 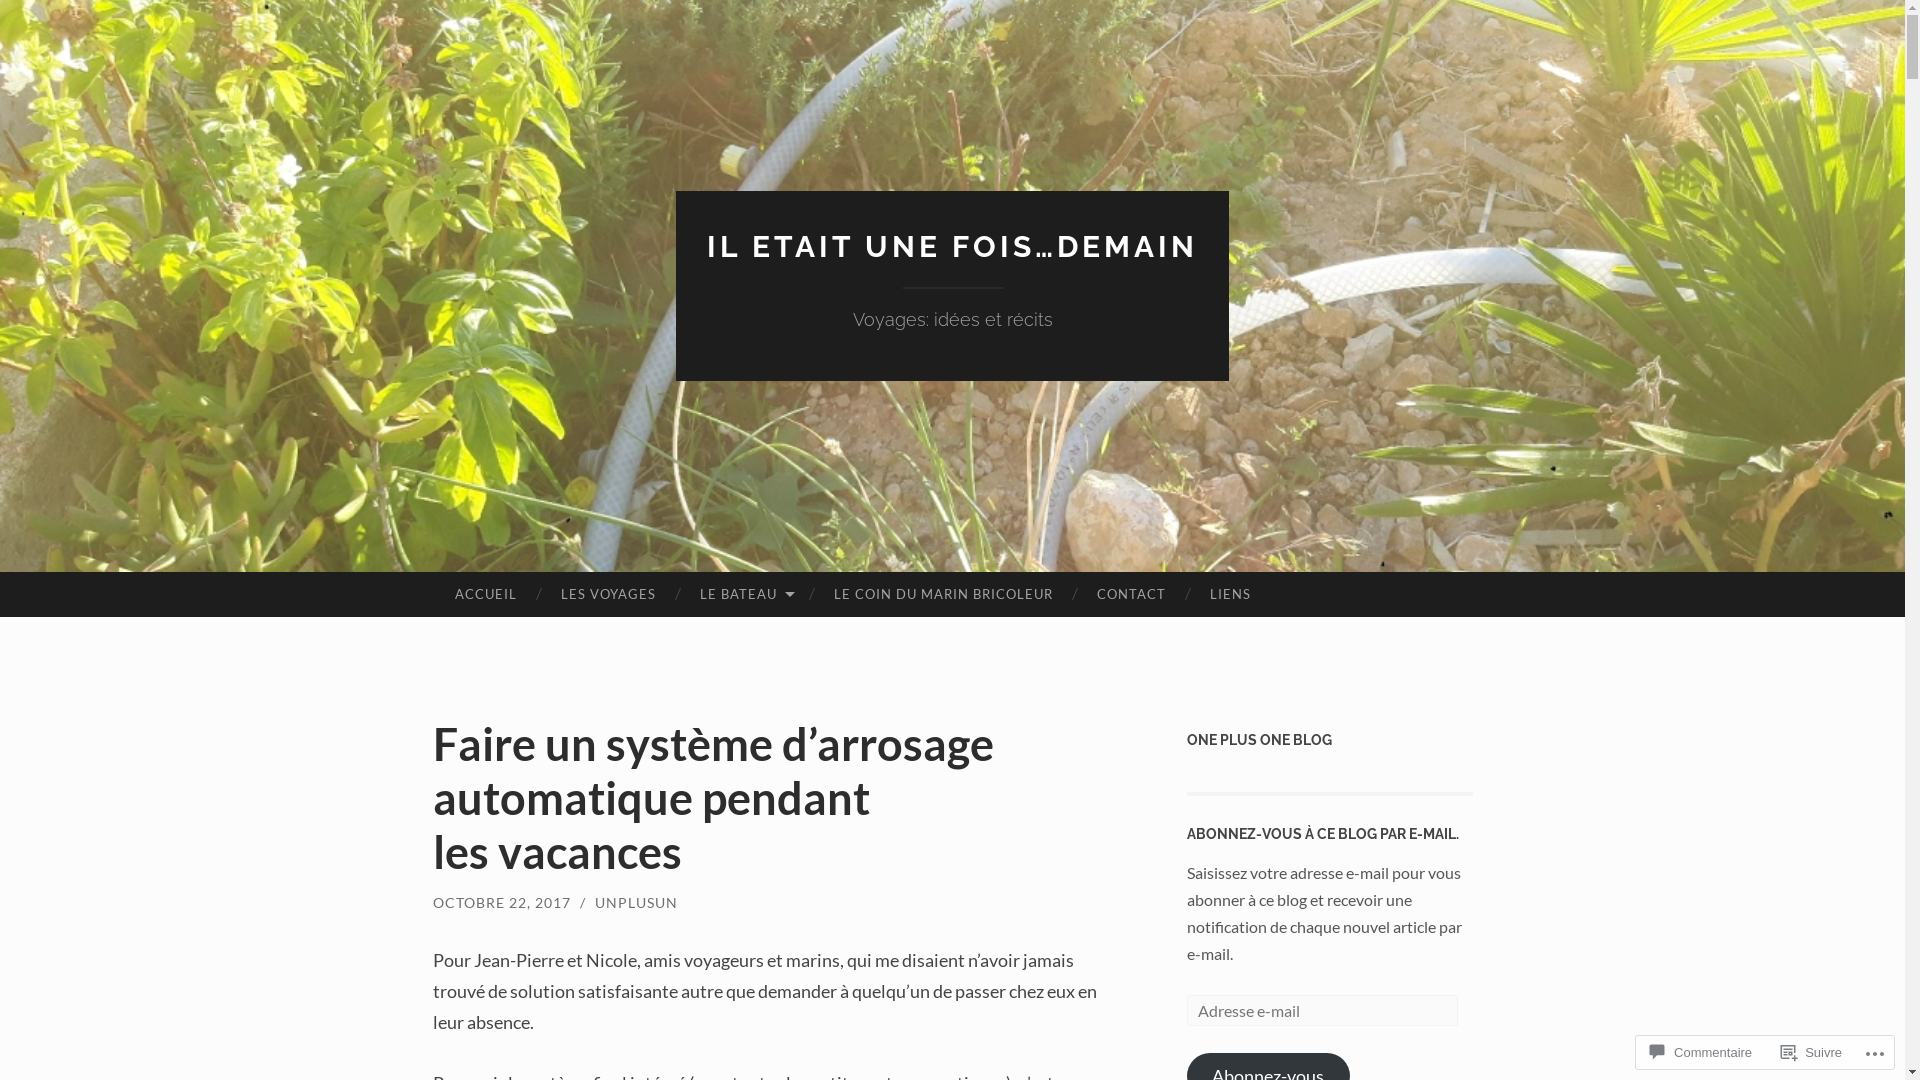 What do you see at coordinates (1699, 1051) in the screenshot?
I see `'Commentaire'` at bounding box center [1699, 1051].